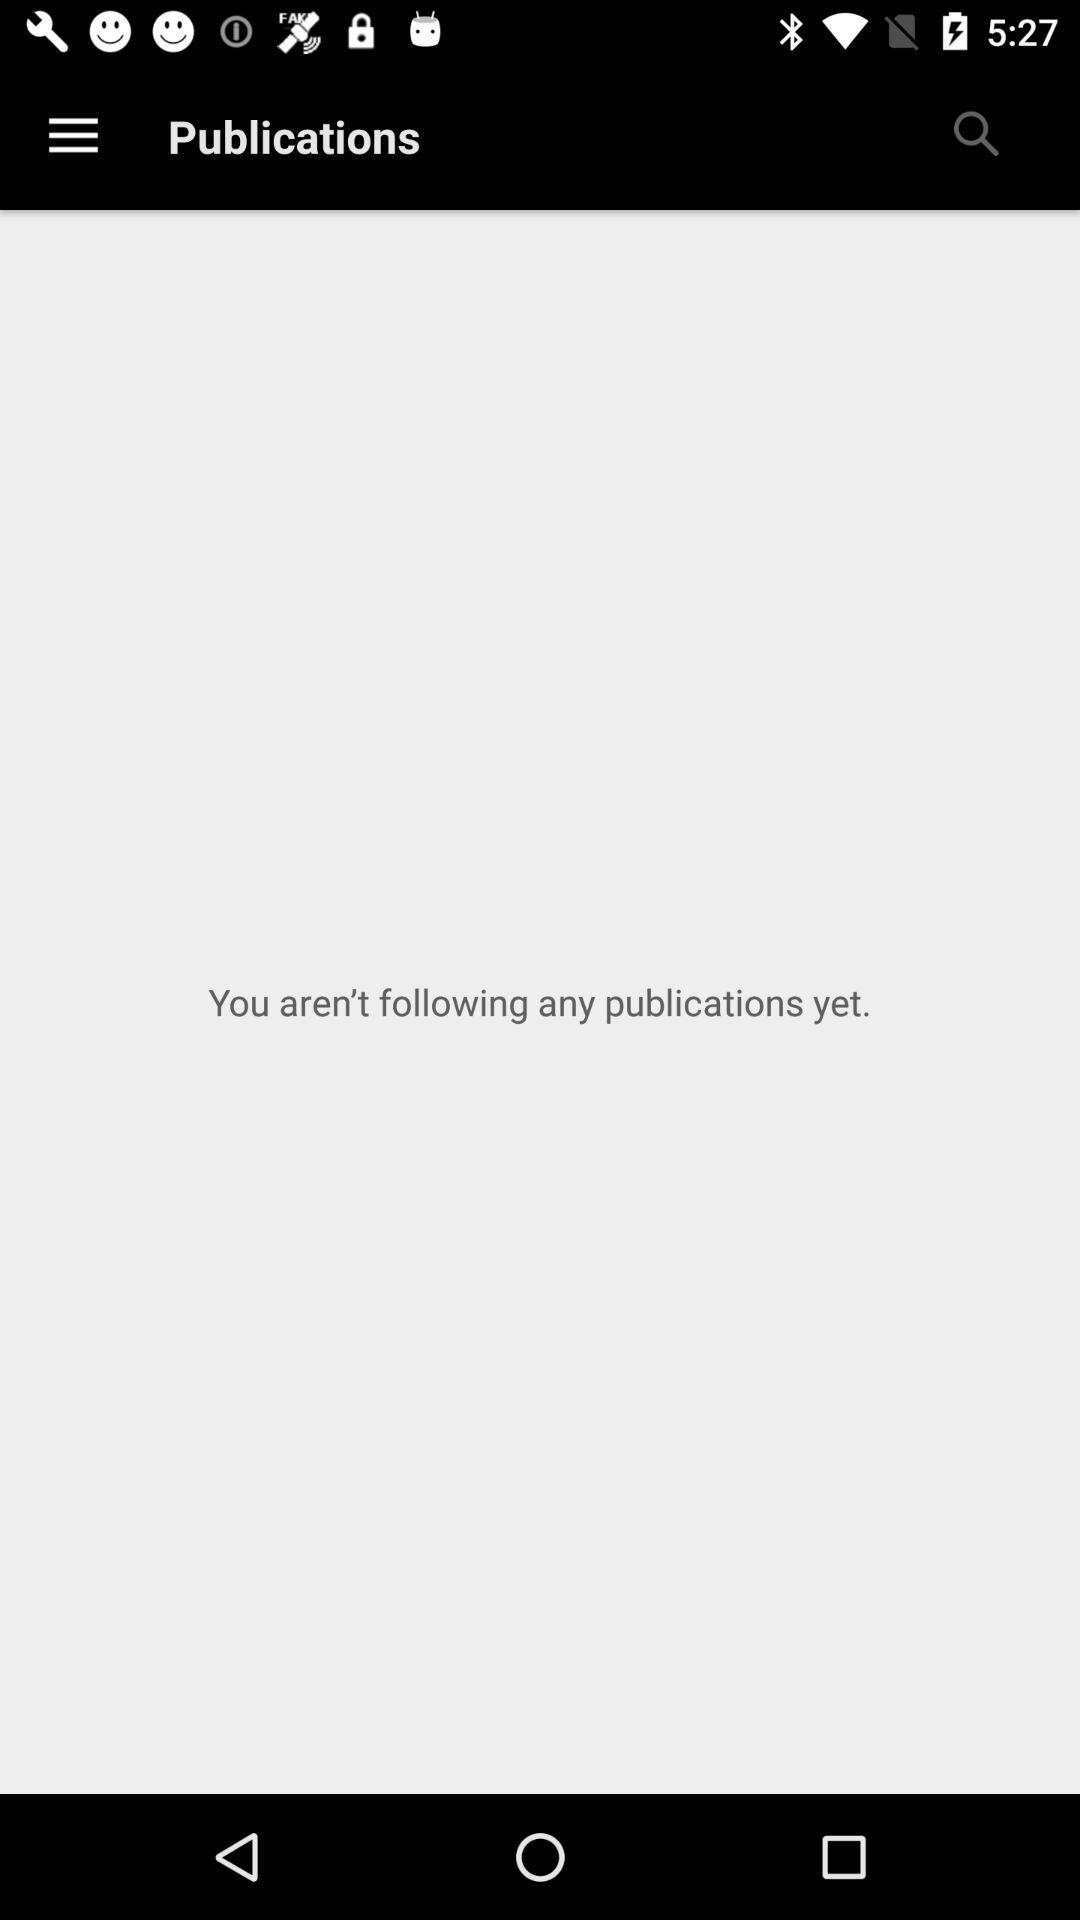 The image size is (1080, 1920). I want to click on the item to the left of publications item, so click(72, 135).